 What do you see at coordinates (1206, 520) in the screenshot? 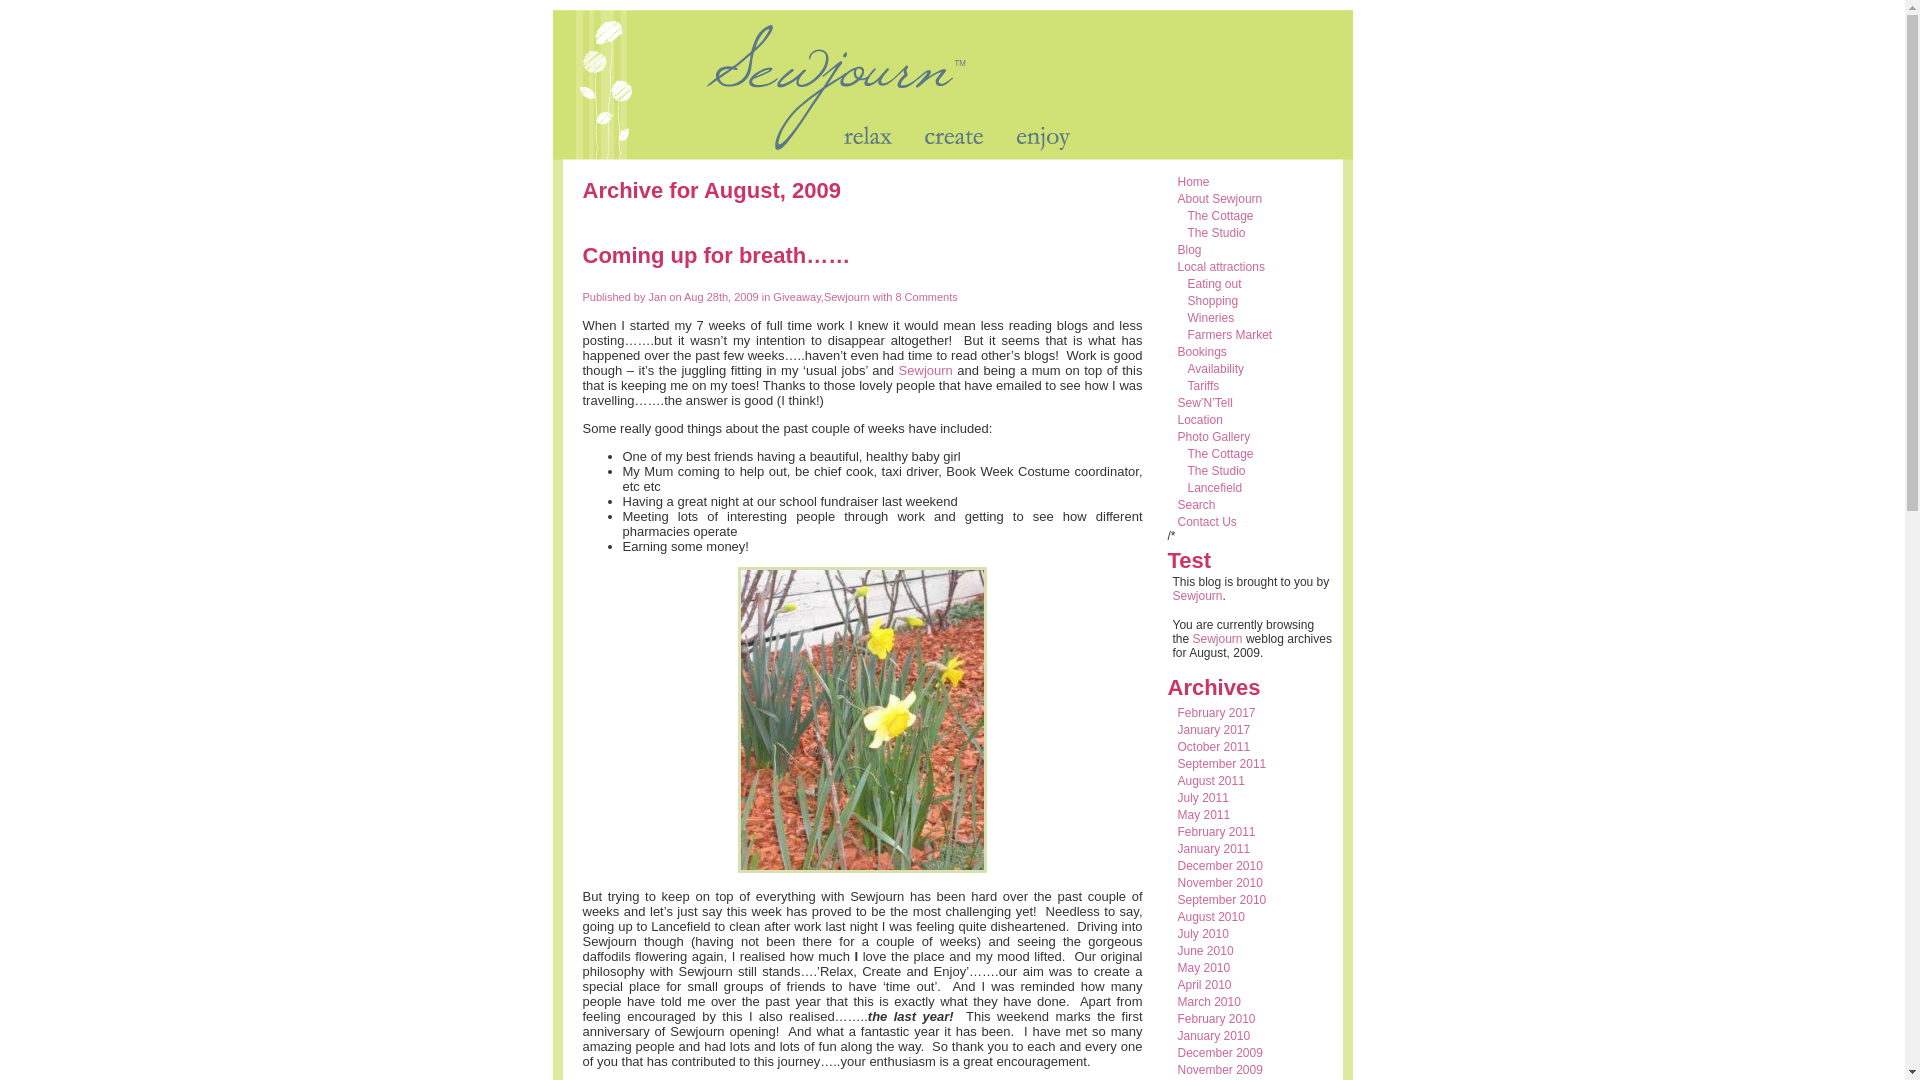
I see `'Contact Us'` at bounding box center [1206, 520].